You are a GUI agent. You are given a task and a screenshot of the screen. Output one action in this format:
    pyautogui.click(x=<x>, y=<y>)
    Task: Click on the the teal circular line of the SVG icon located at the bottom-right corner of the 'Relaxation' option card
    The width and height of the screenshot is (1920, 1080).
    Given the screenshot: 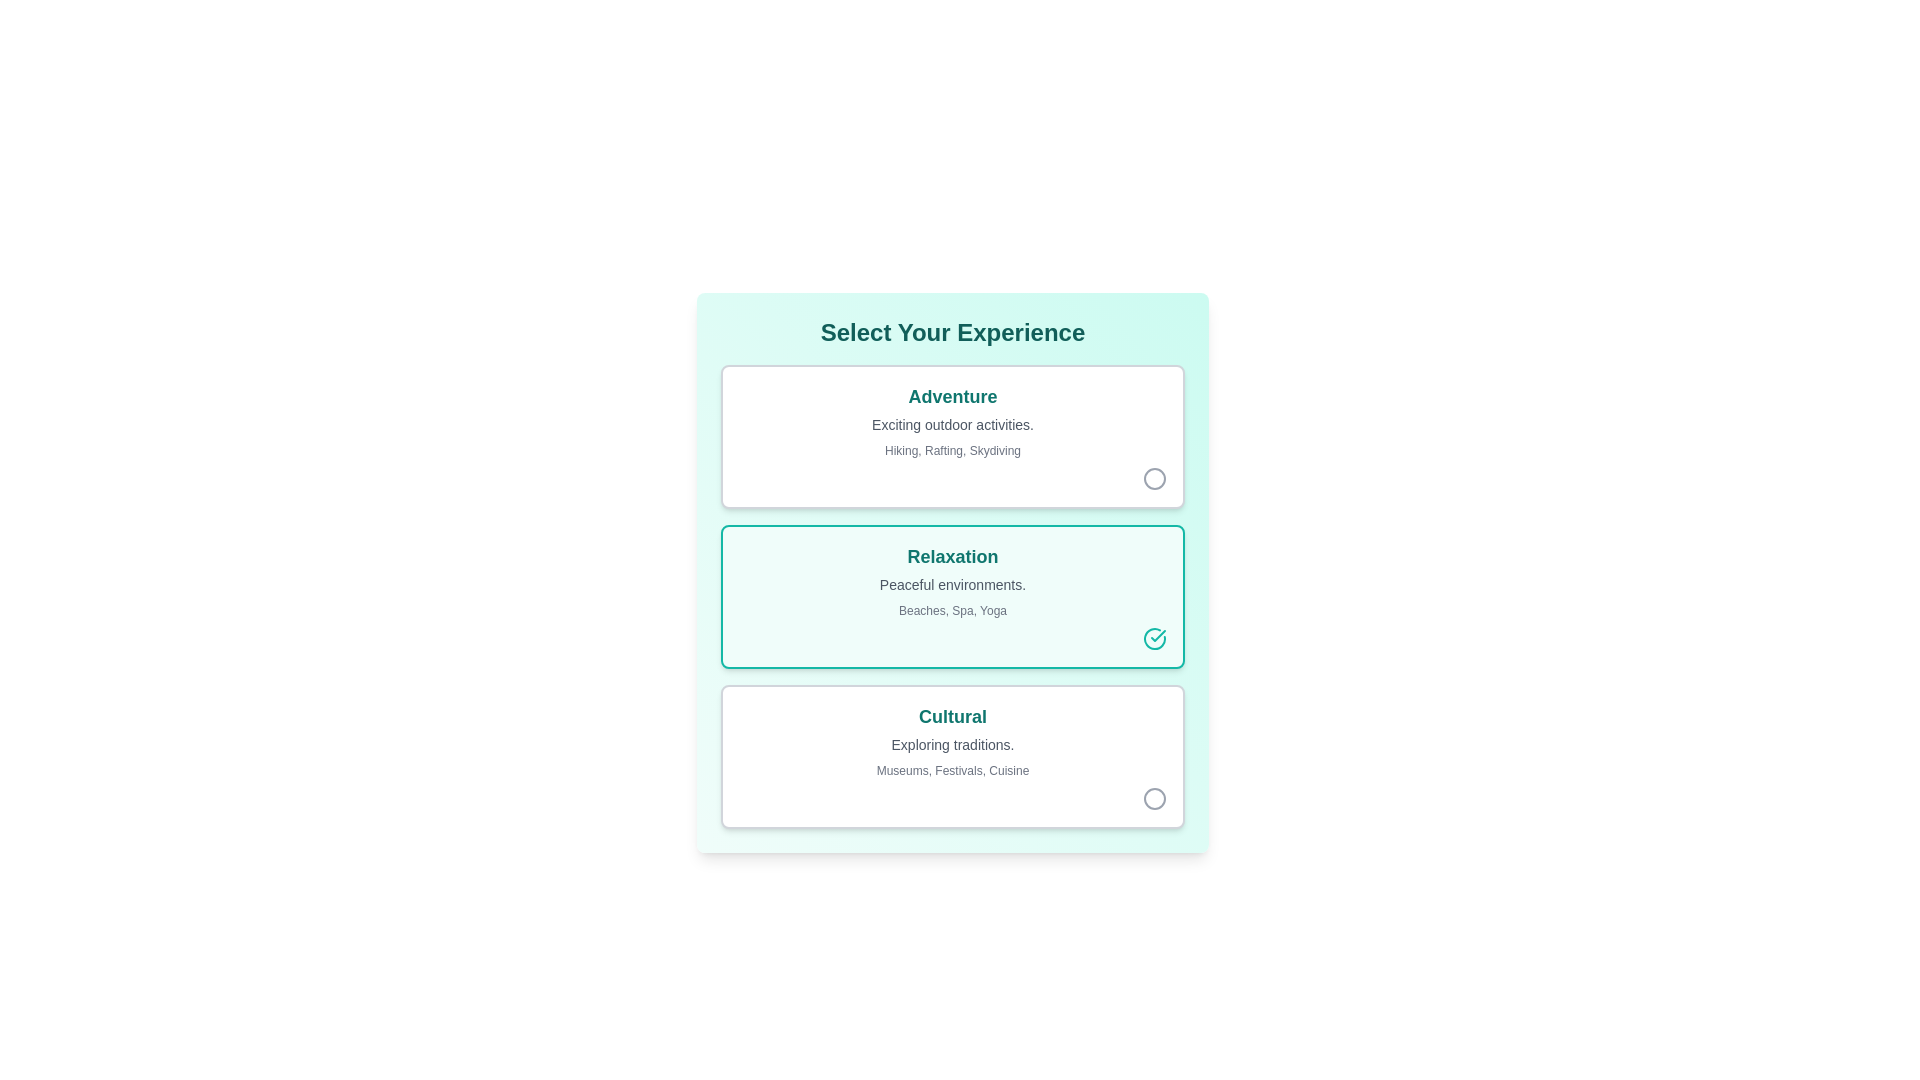 What is the action you would take?
    pyautogui.click(x=1155, y=639)
    